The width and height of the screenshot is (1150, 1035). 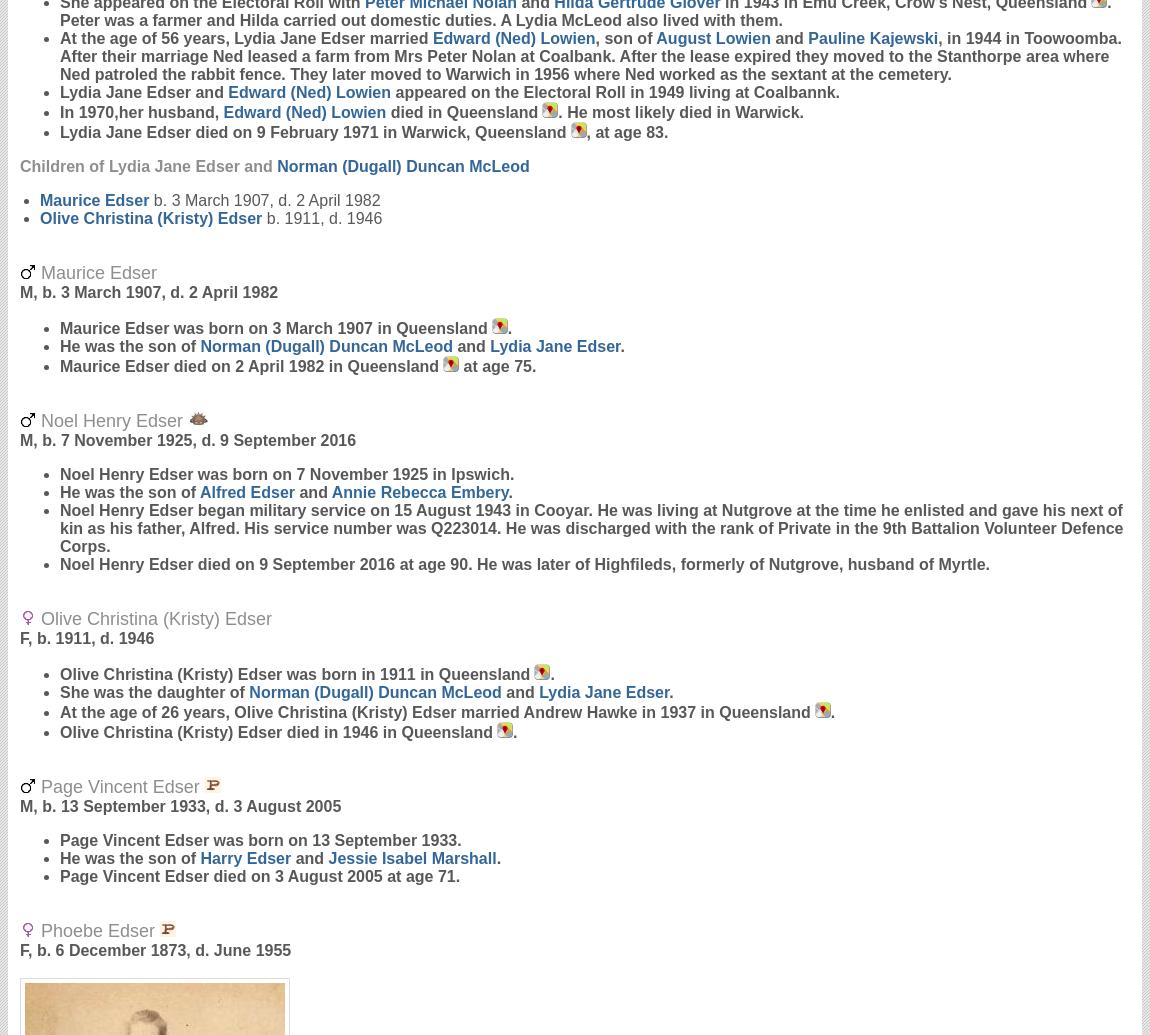 What do you see at coordinates (153, 691) in the screenshot?
I see `'She was the daughter of'` at bounding box center [153, 691].